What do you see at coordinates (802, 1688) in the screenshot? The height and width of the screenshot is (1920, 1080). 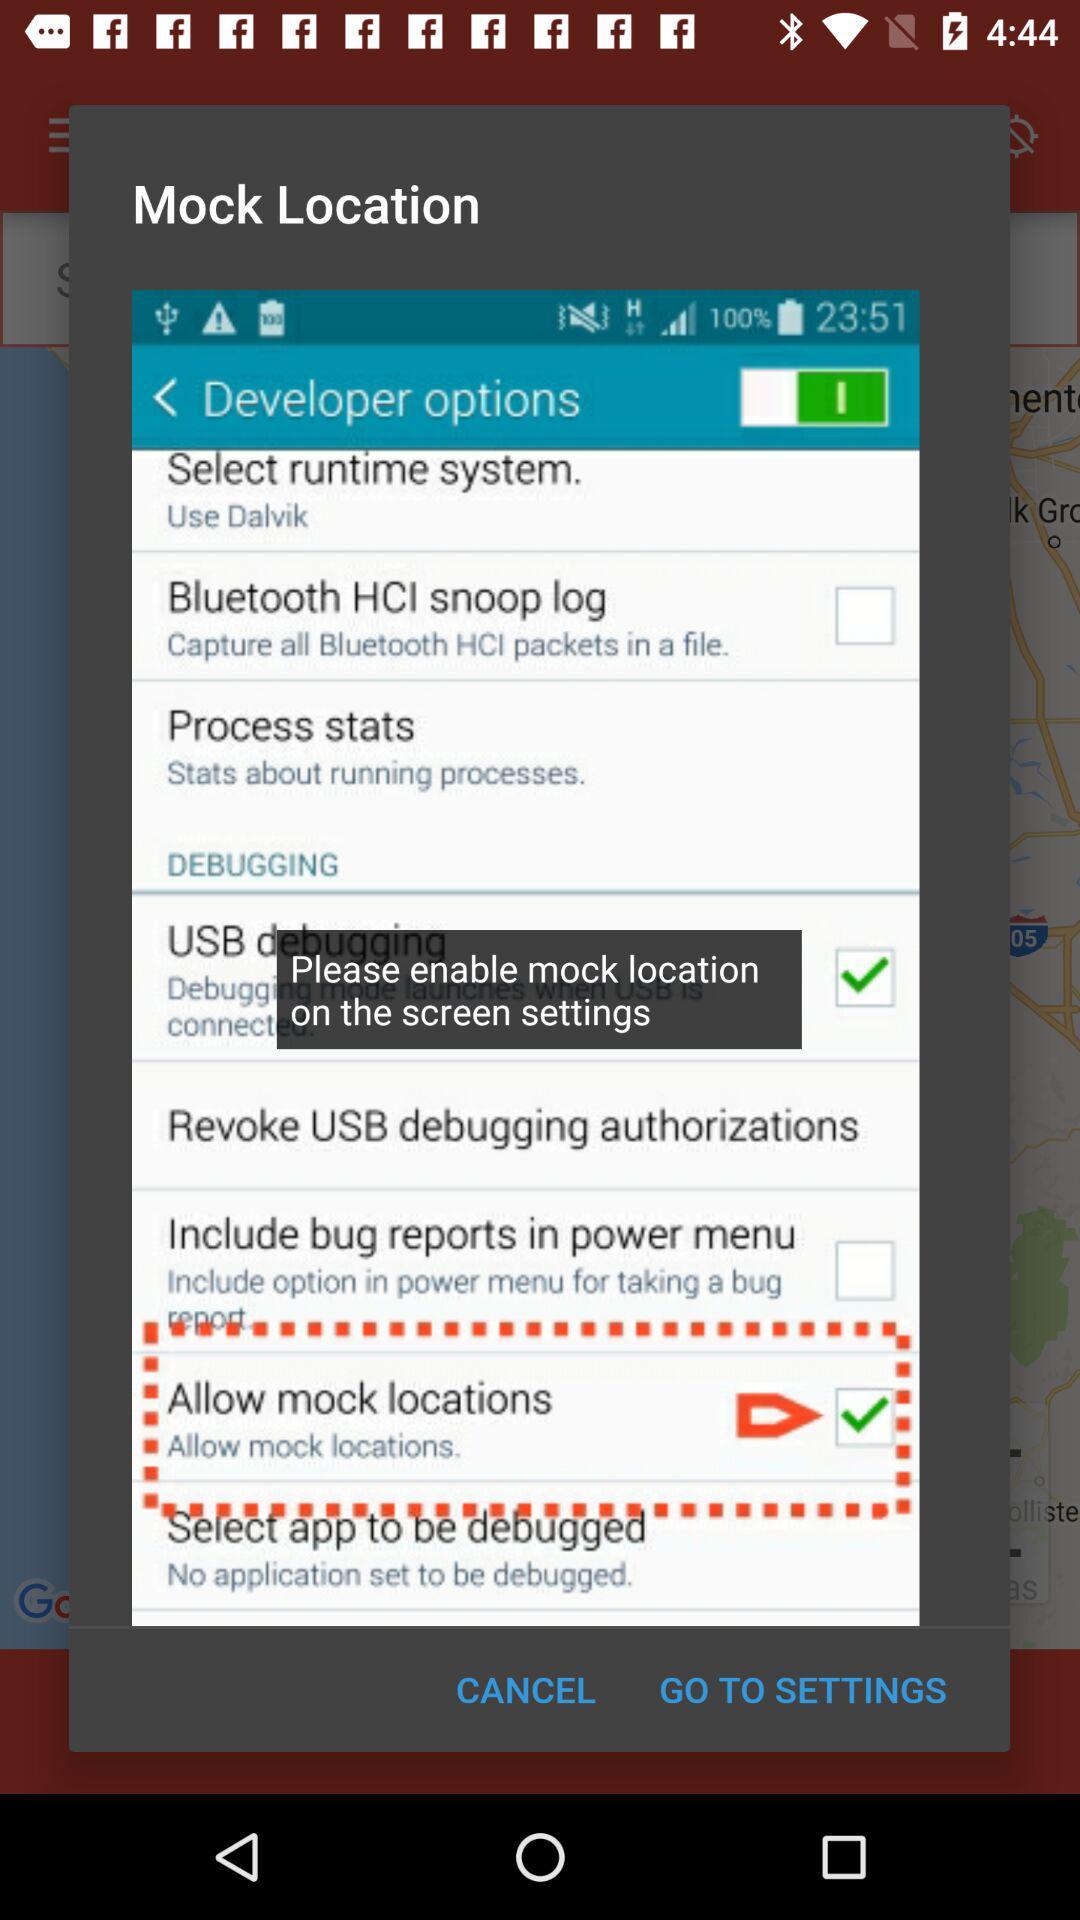 I see `the icon at the bottom right corner` at bounding box center [802, 1688].